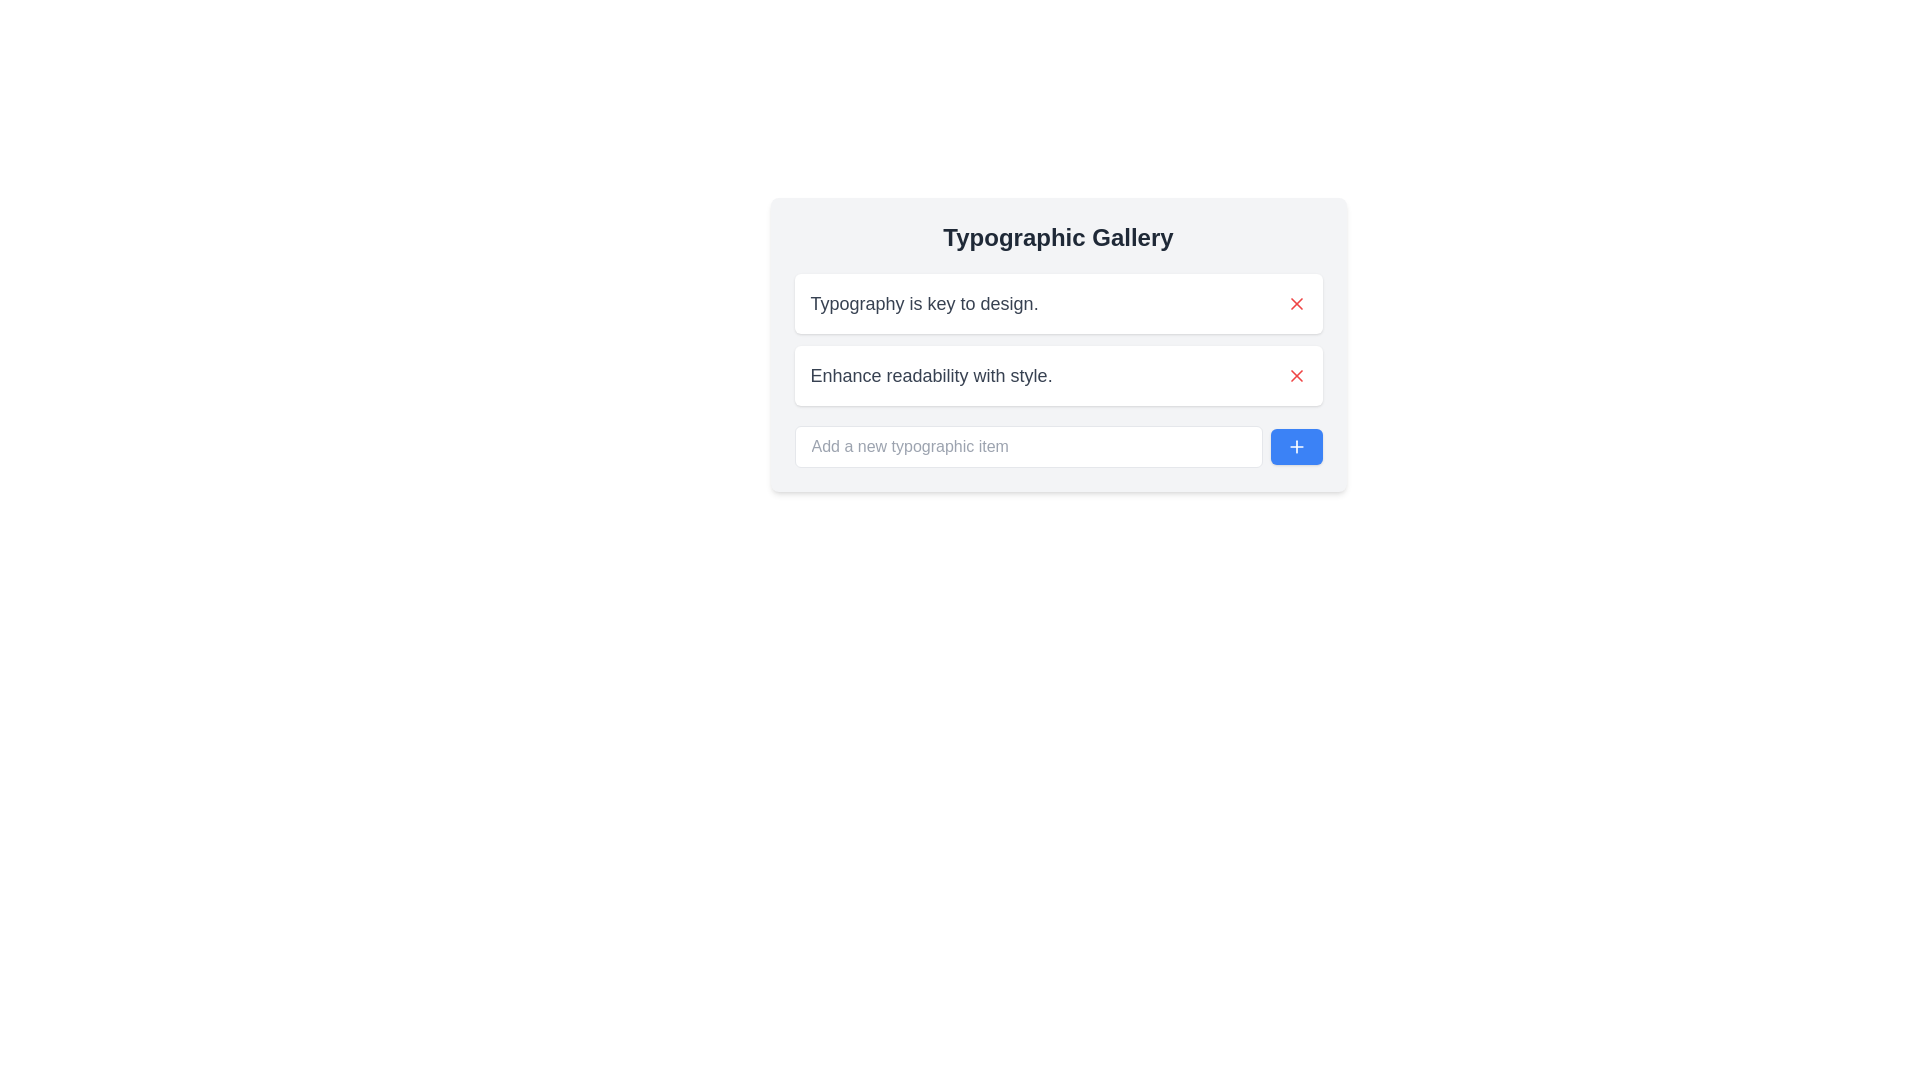 This screenshot has width=1920, height=1080. I want to click on the 'plus' icon located at the bottom-right corner of the 'Typographic Gallery' button, so click(1296, 446).